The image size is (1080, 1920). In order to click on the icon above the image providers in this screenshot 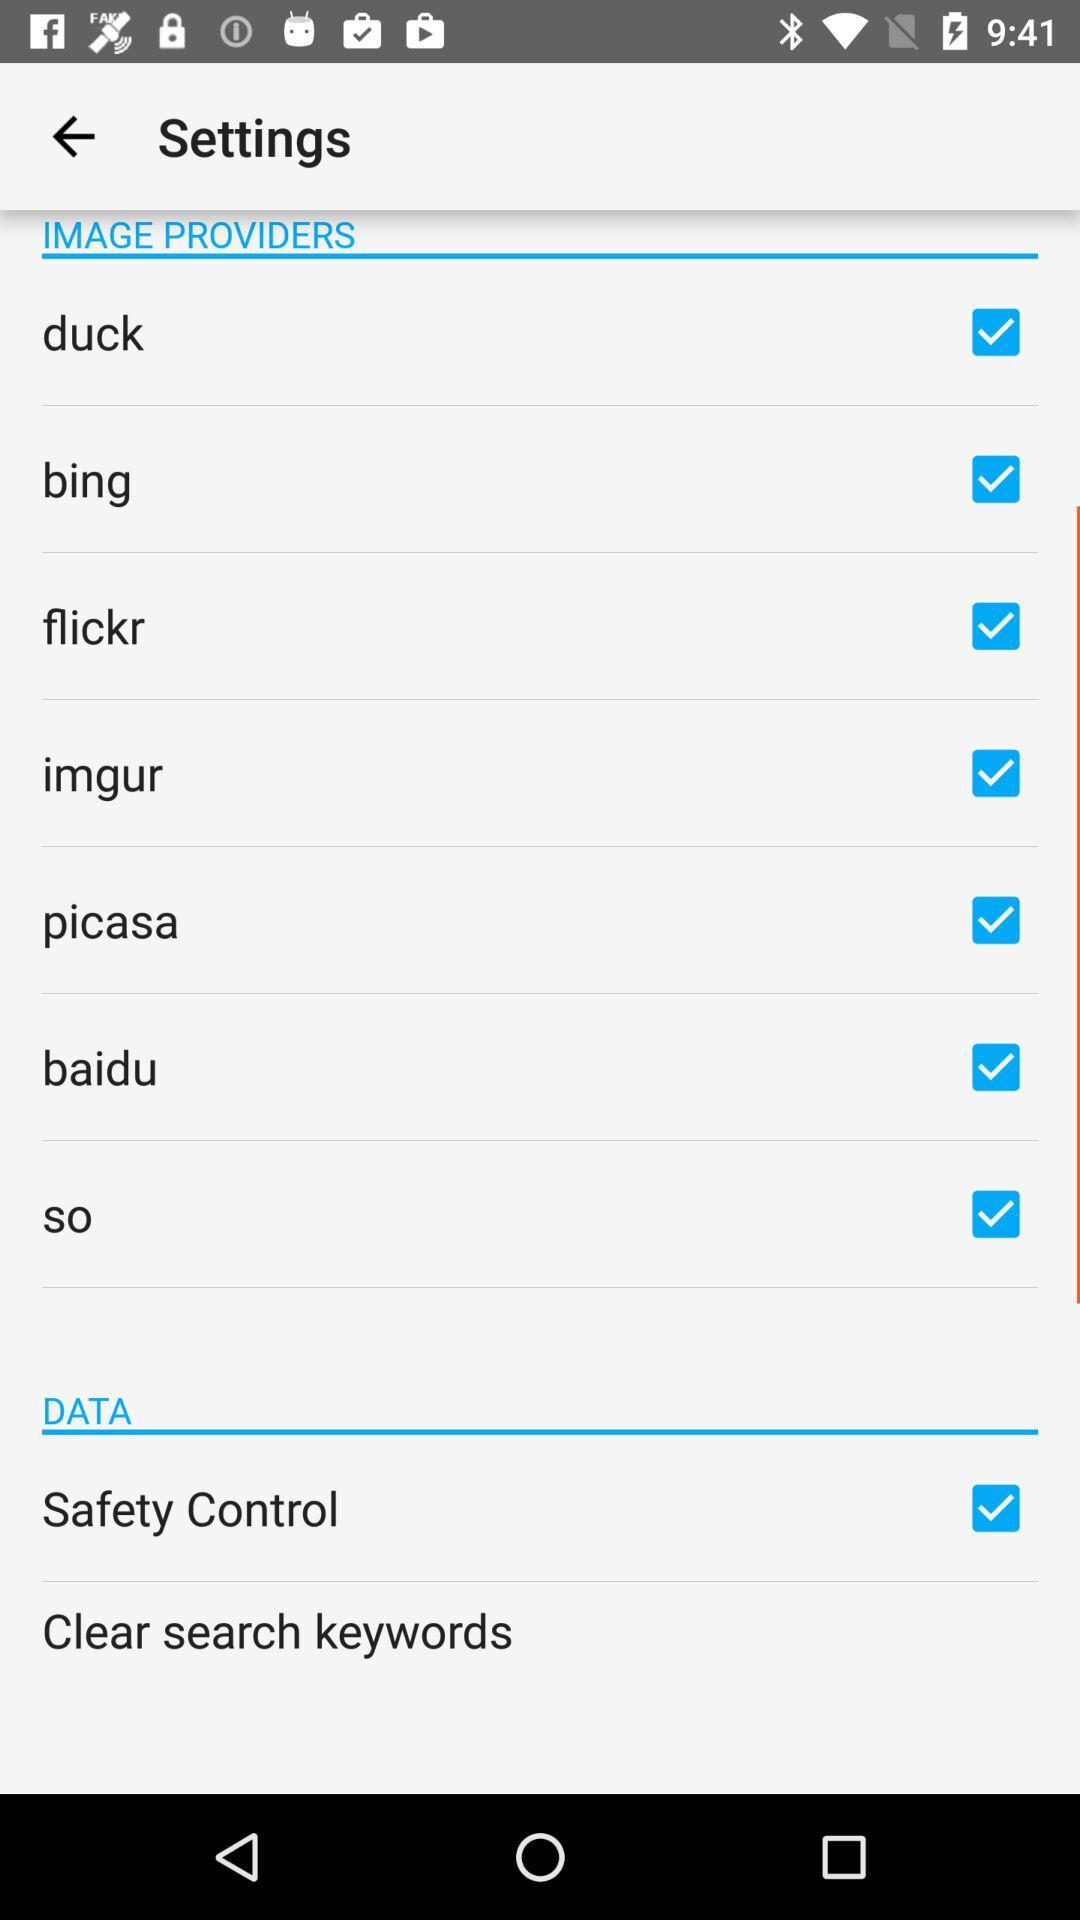, I will do `click(72, 135)`.